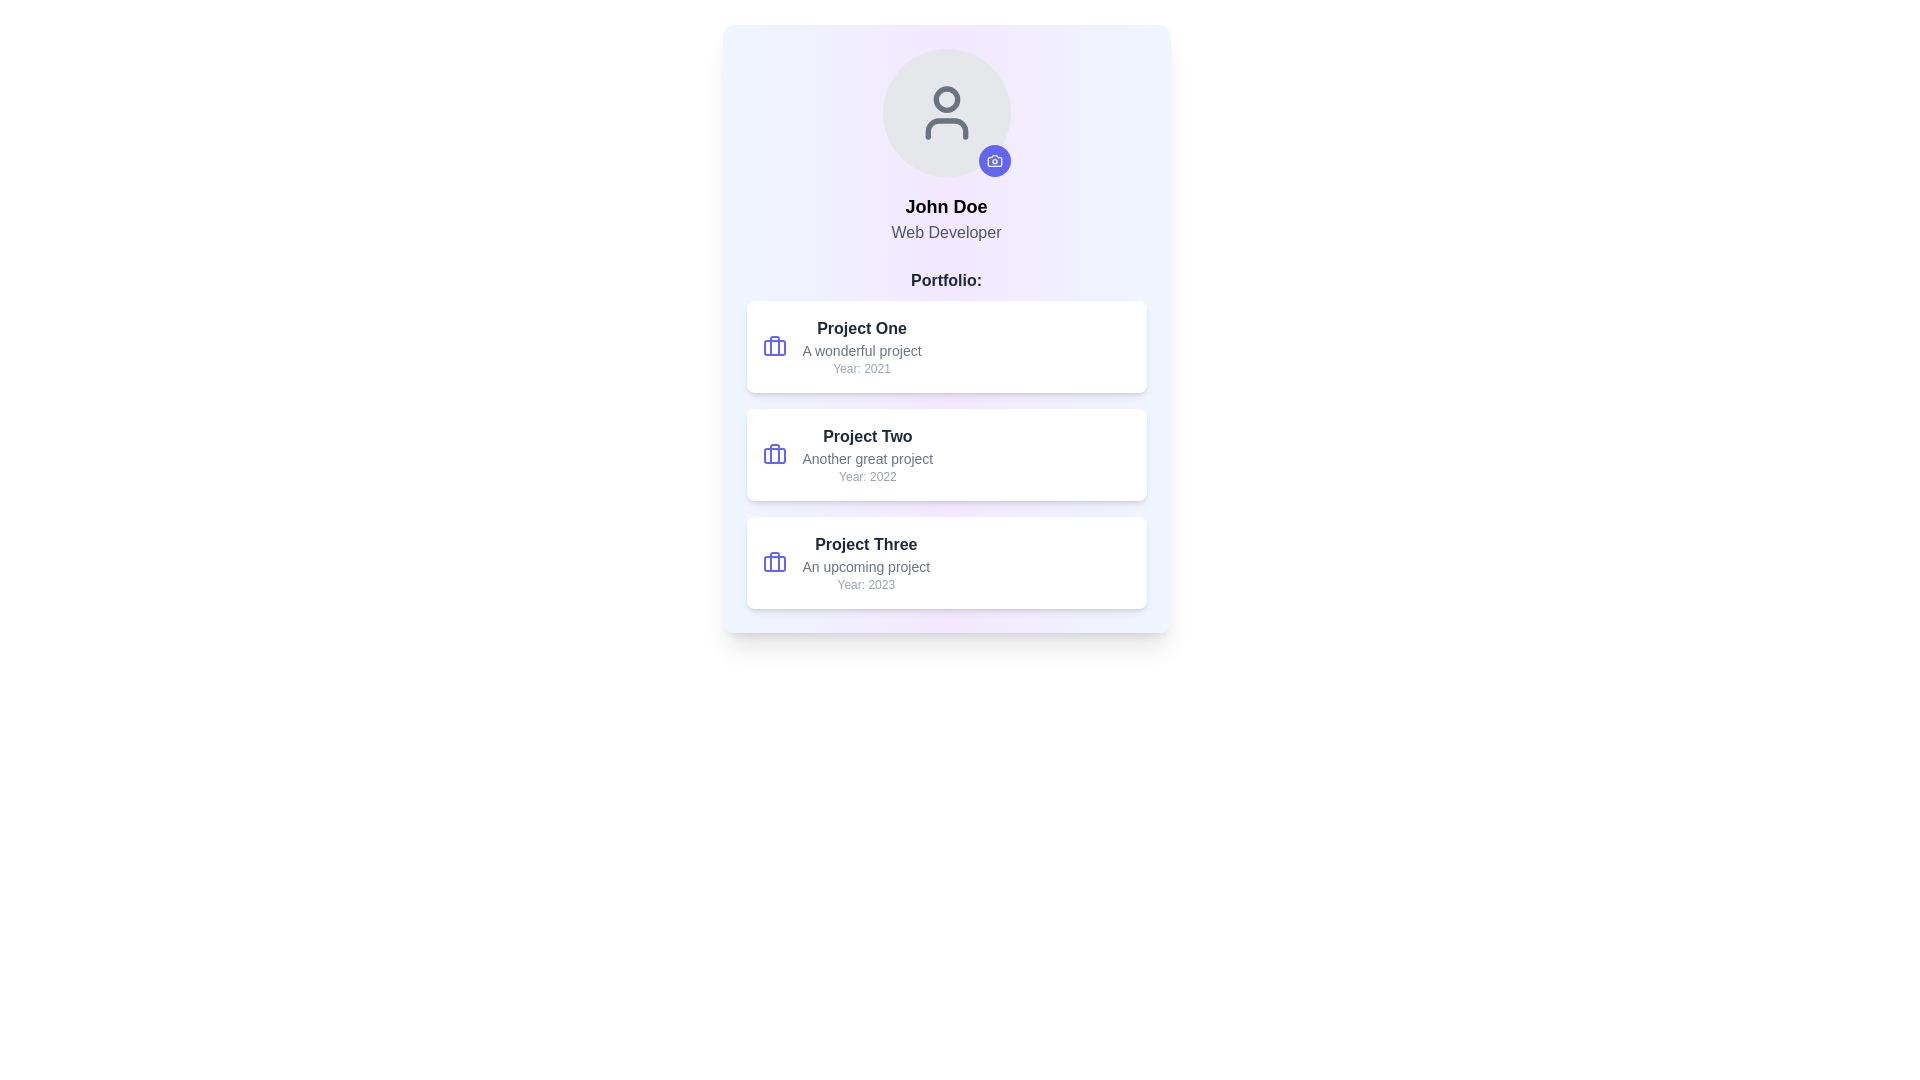  What do you see at coordinates (773, 345) in the screenshot?
I see `the vertical section of the briefcase icon representing 'Project One', located in the center-right part of the icon` at bounding box center [773, 345].